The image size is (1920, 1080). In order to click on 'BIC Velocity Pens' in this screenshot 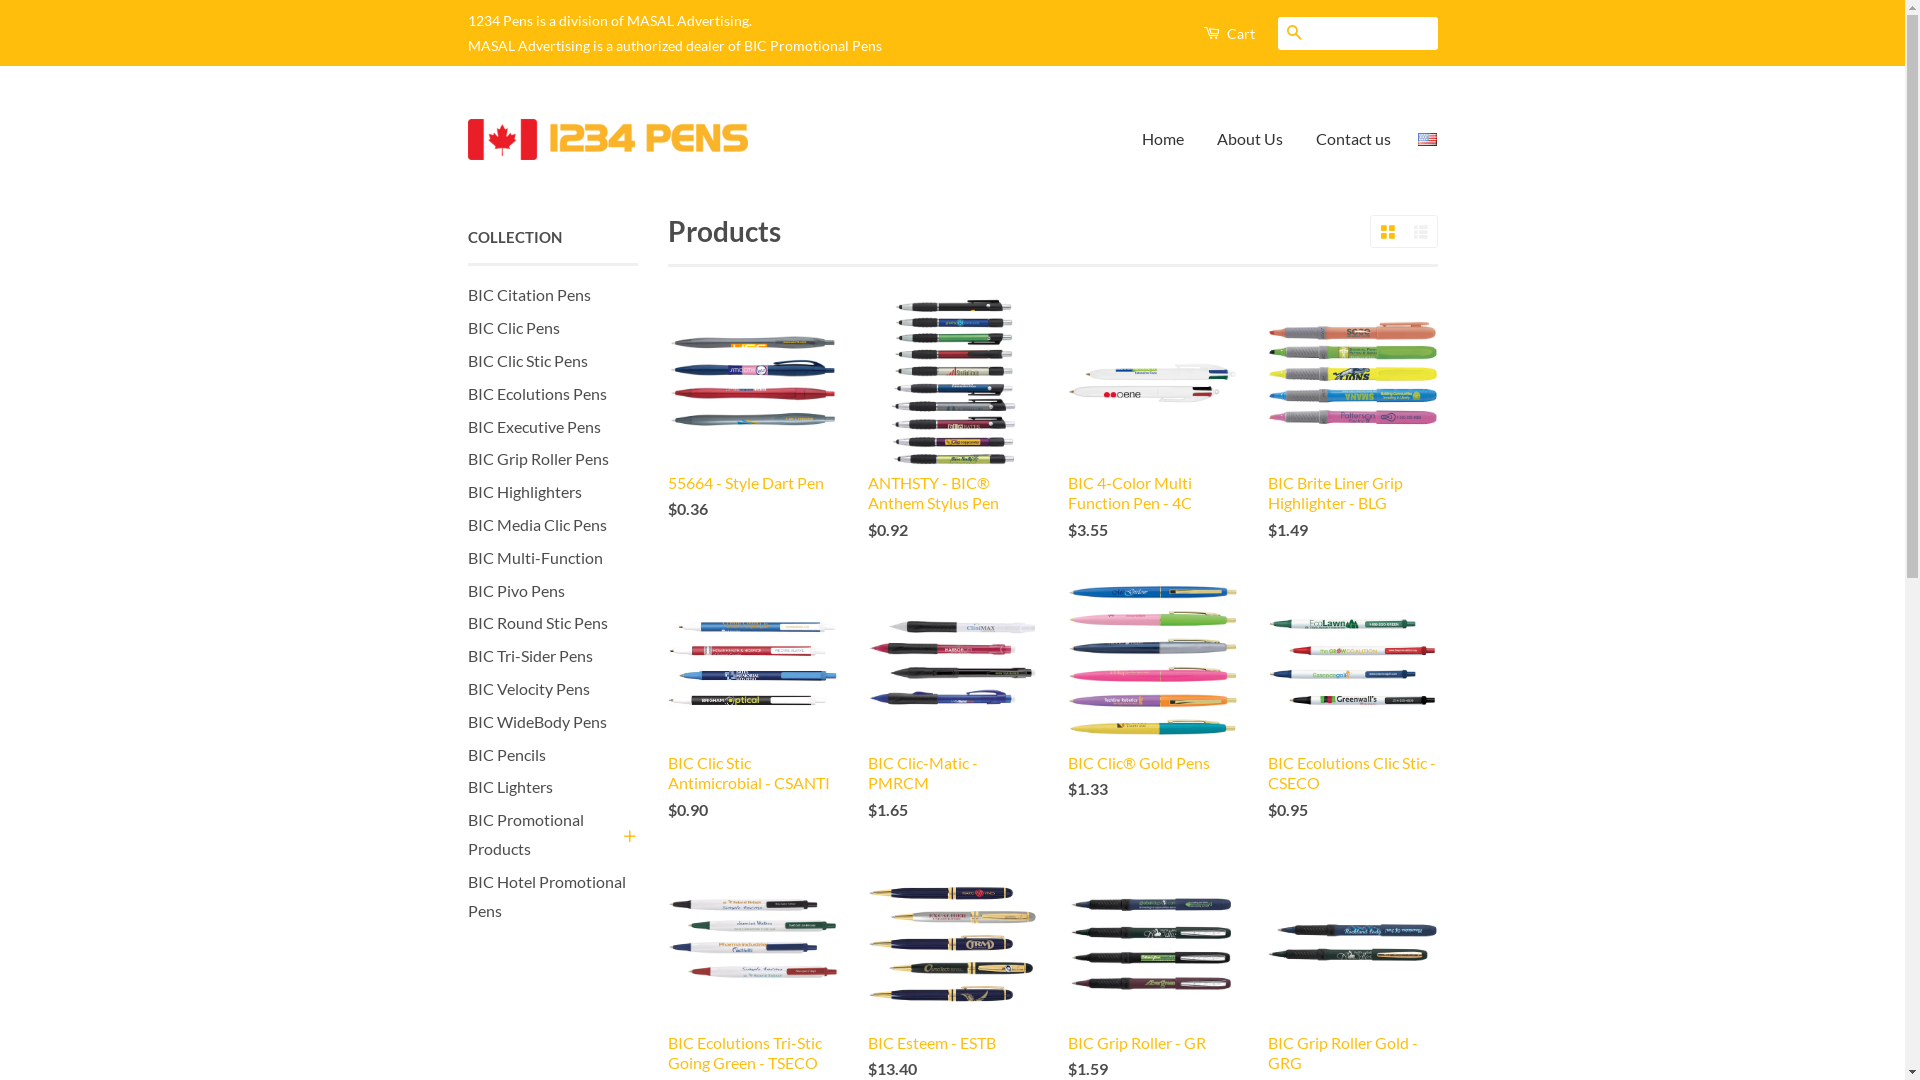, I will do `click(528, 687)`.